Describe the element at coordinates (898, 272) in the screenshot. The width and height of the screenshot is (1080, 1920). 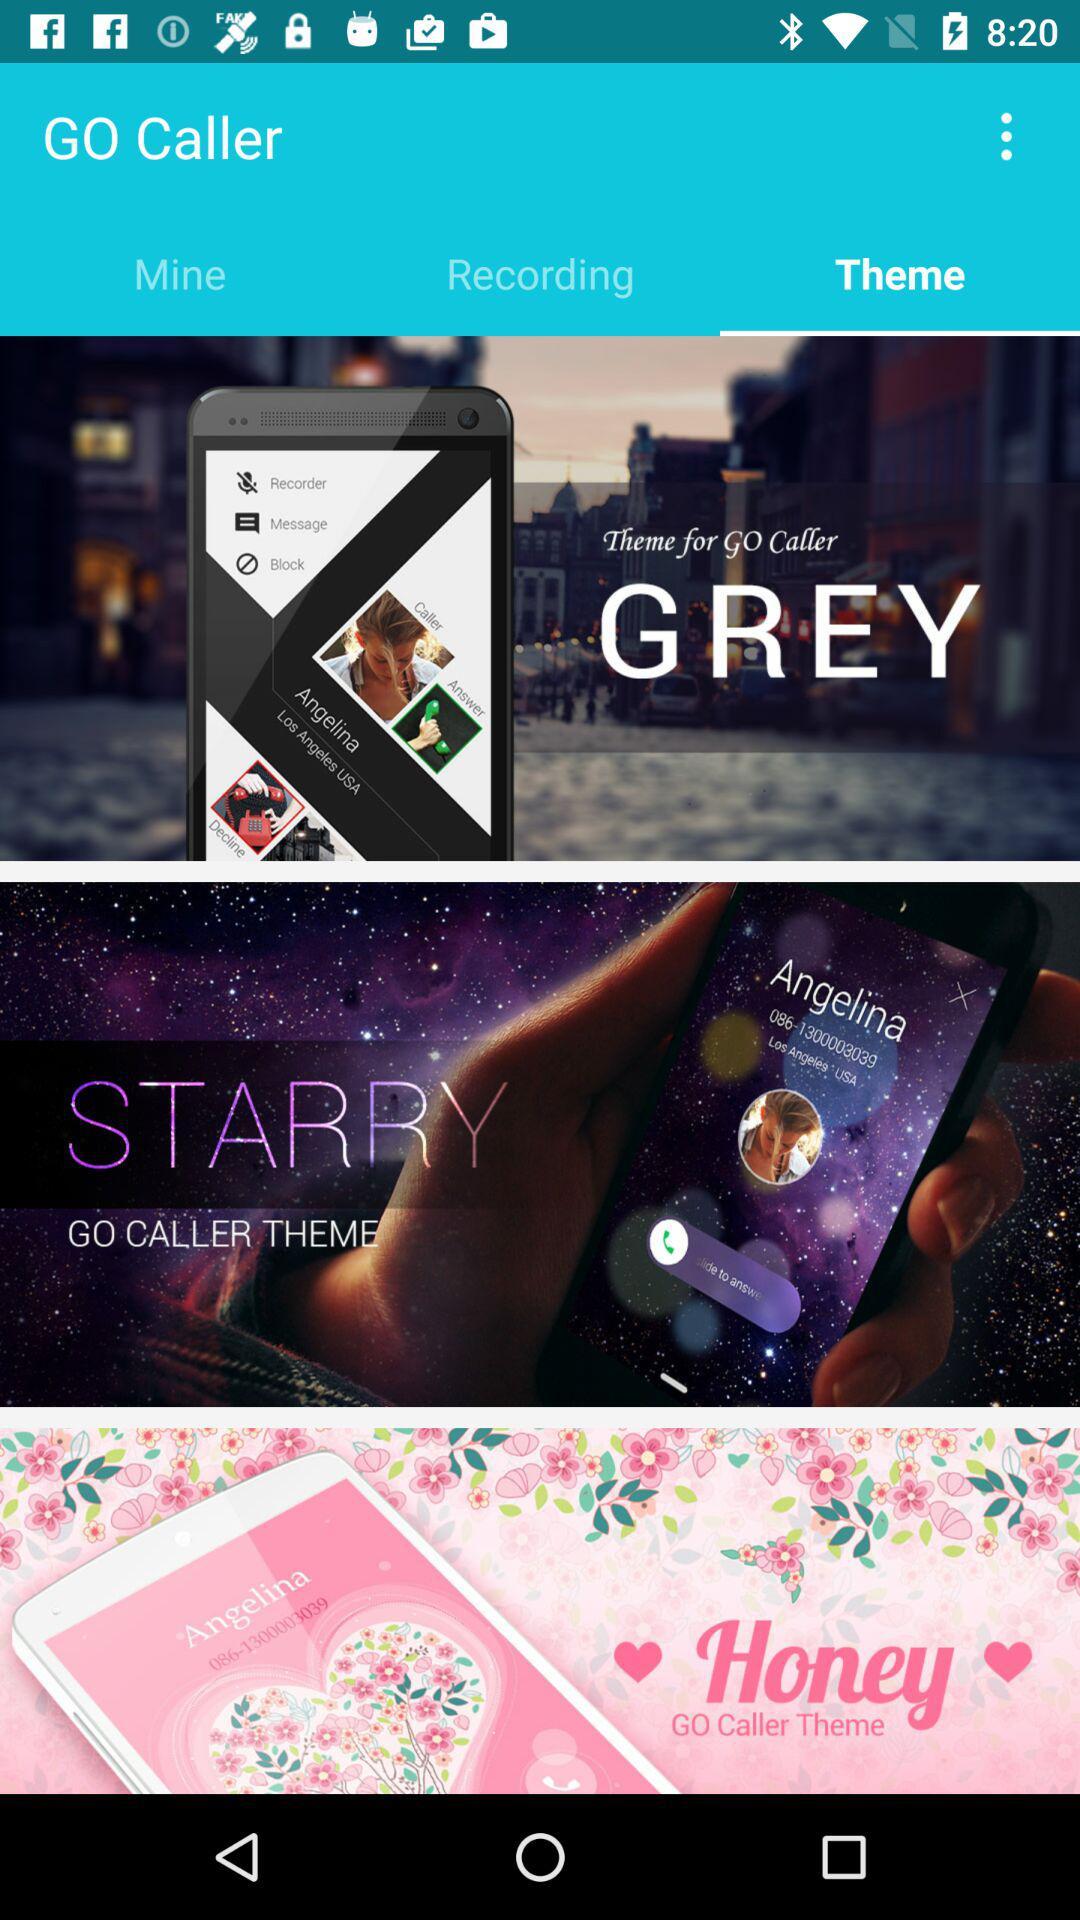
I see `the theme` at that location.